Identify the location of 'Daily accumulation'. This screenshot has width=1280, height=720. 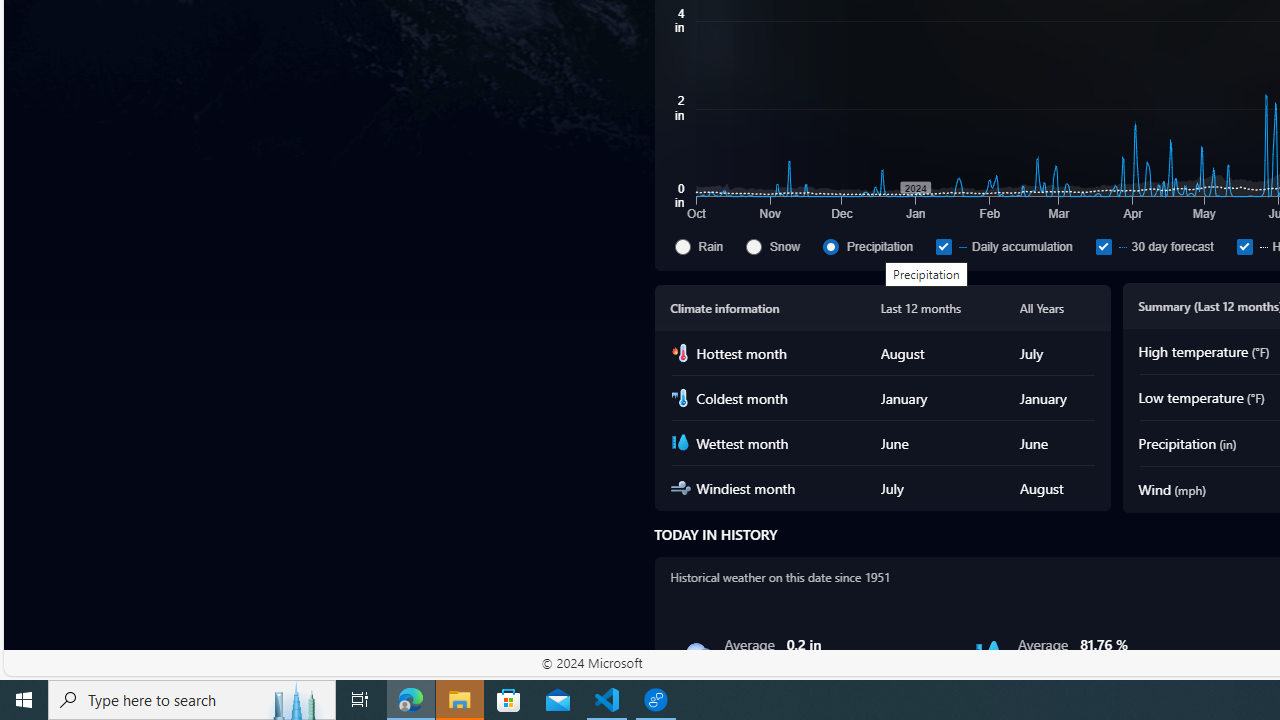
(1011, 245).